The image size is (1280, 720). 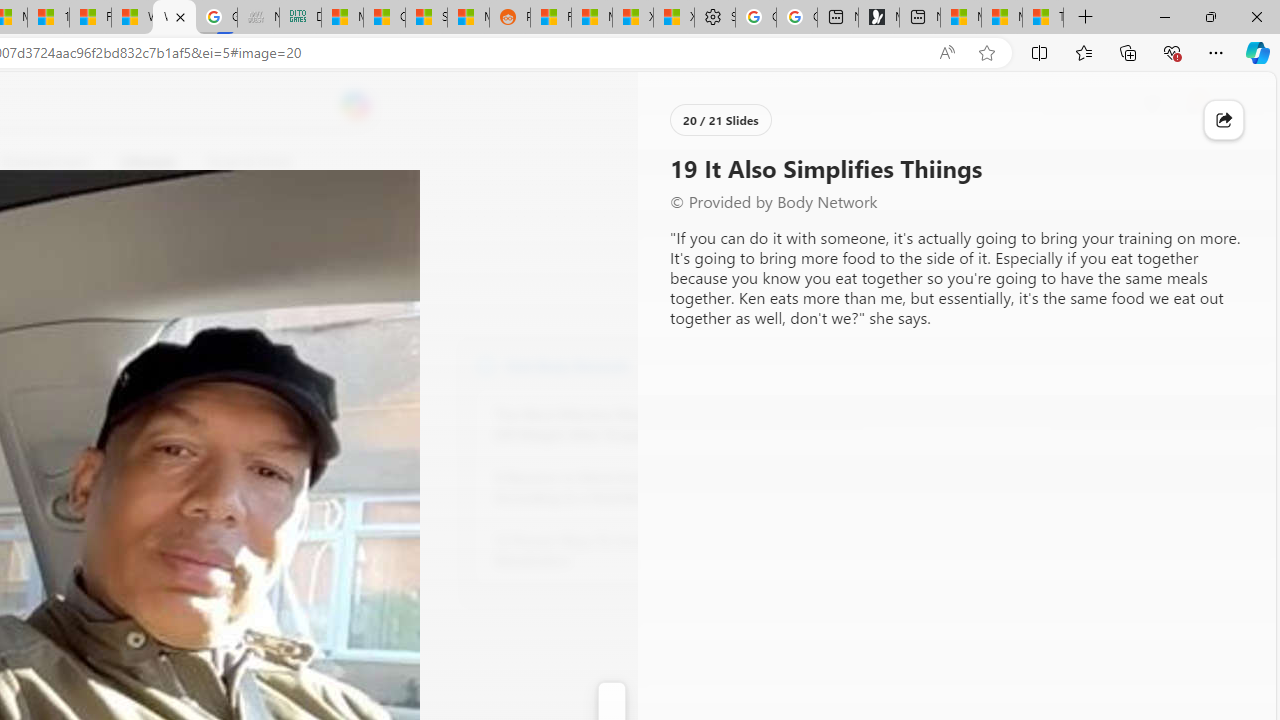 What do you see at coordinates (356, 105) in the screenshot?
I see `'Open Copilot'` at bounding box center [356, 105].